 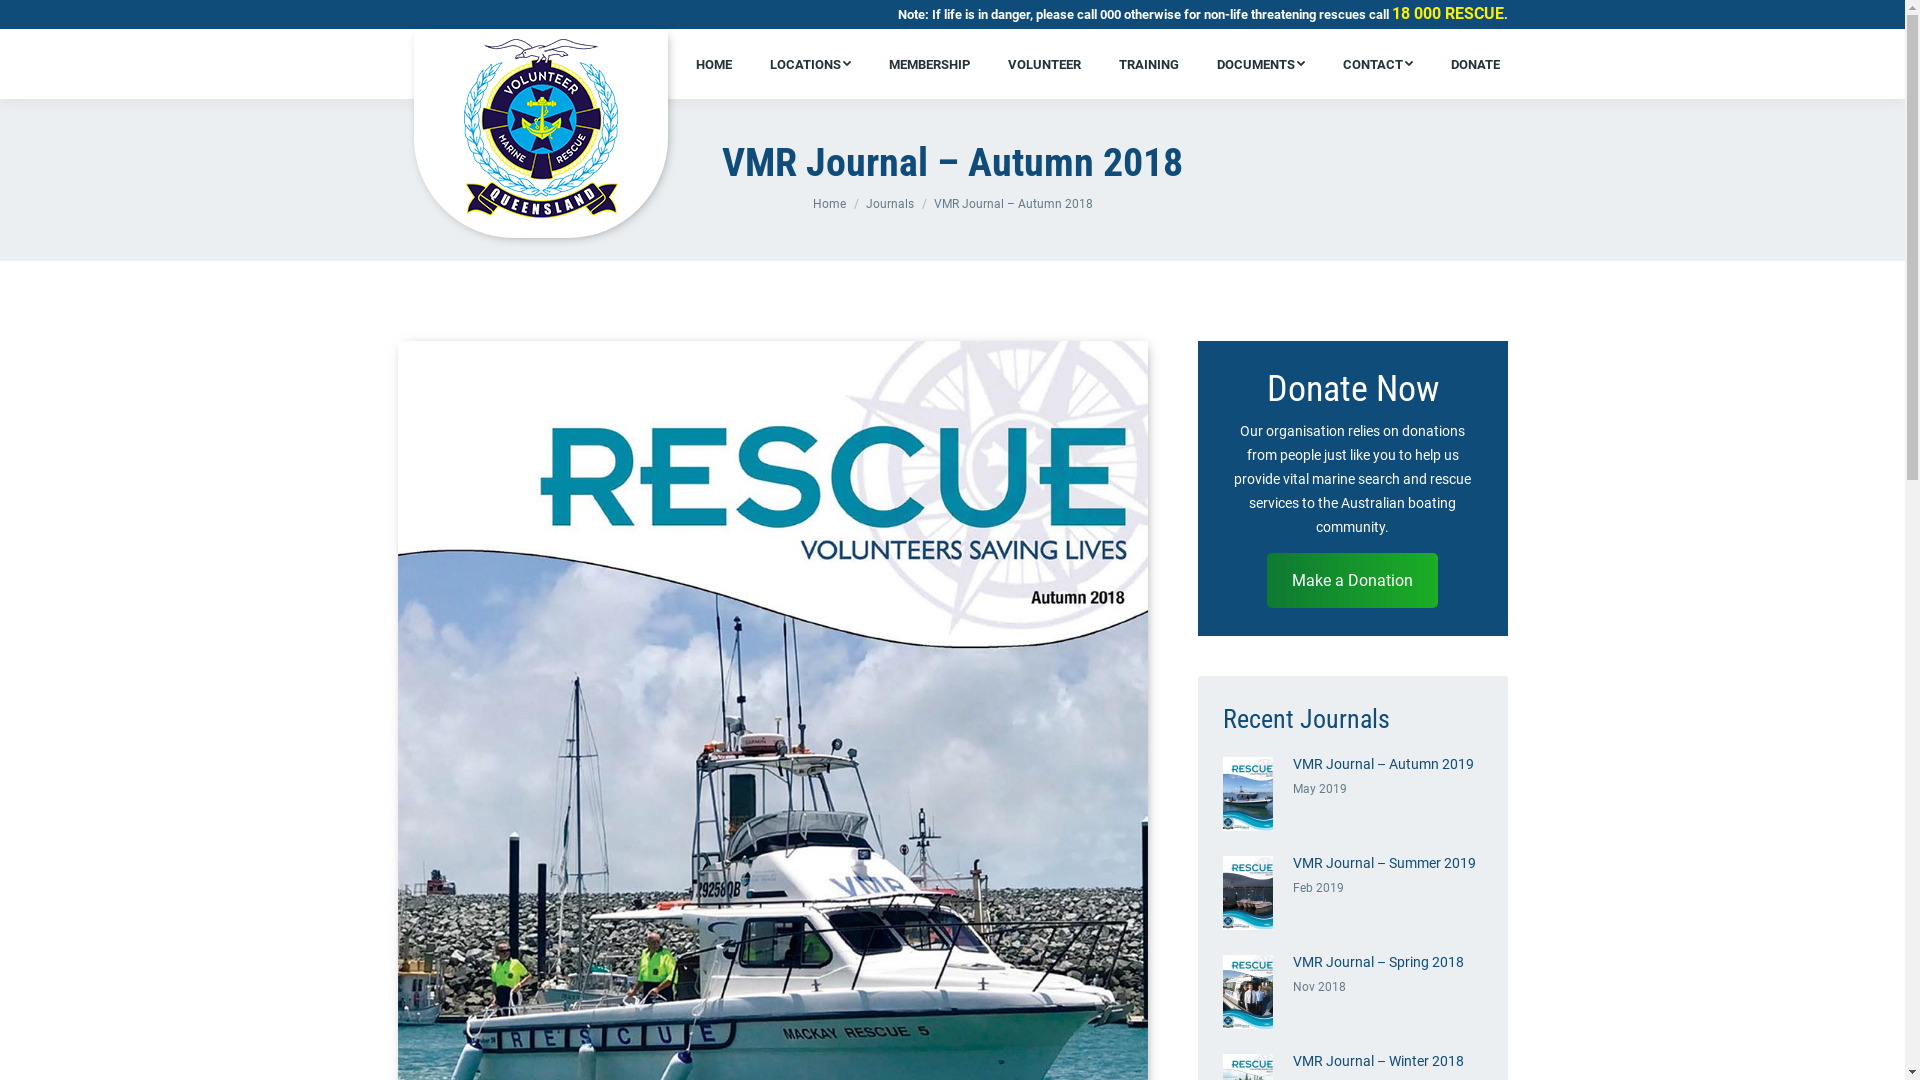 I want to click on 'Home', so click(x=828, y=204).